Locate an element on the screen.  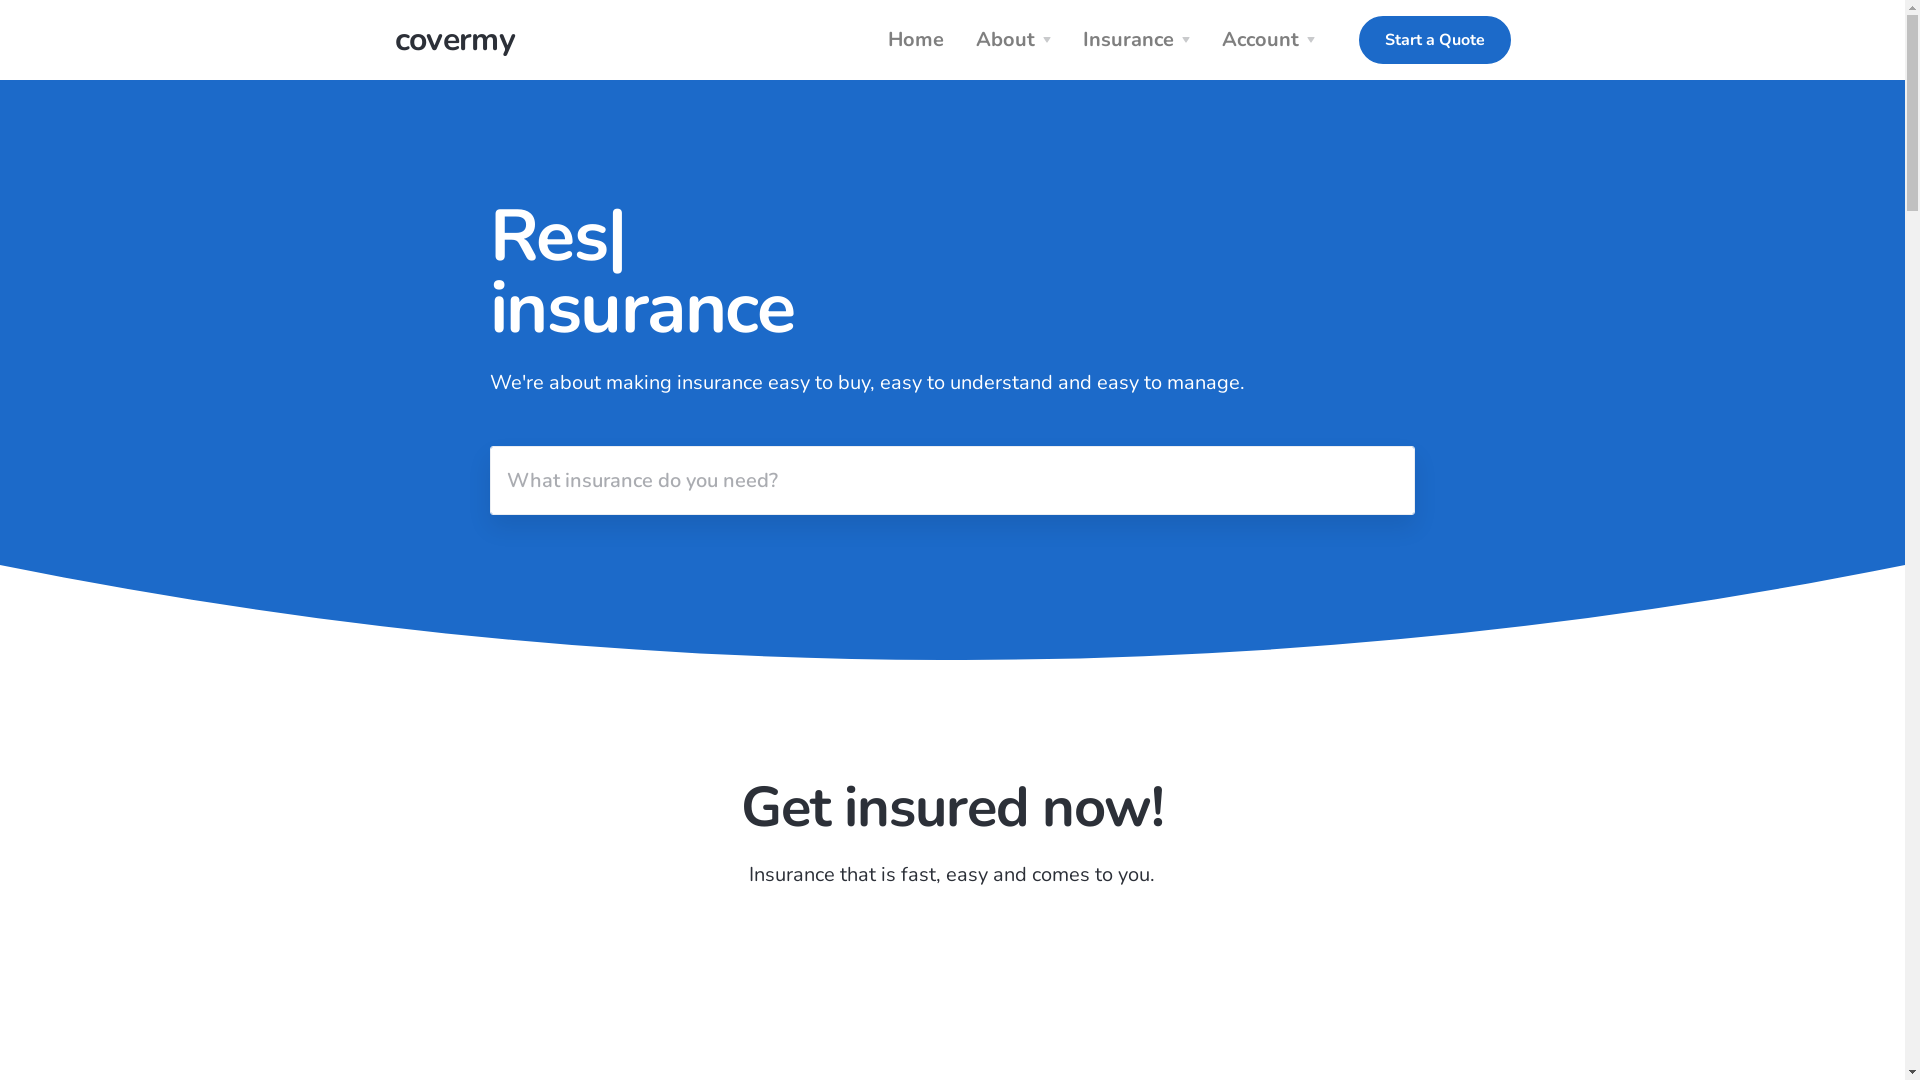
'covermy' is located at coordinates (453, 39).